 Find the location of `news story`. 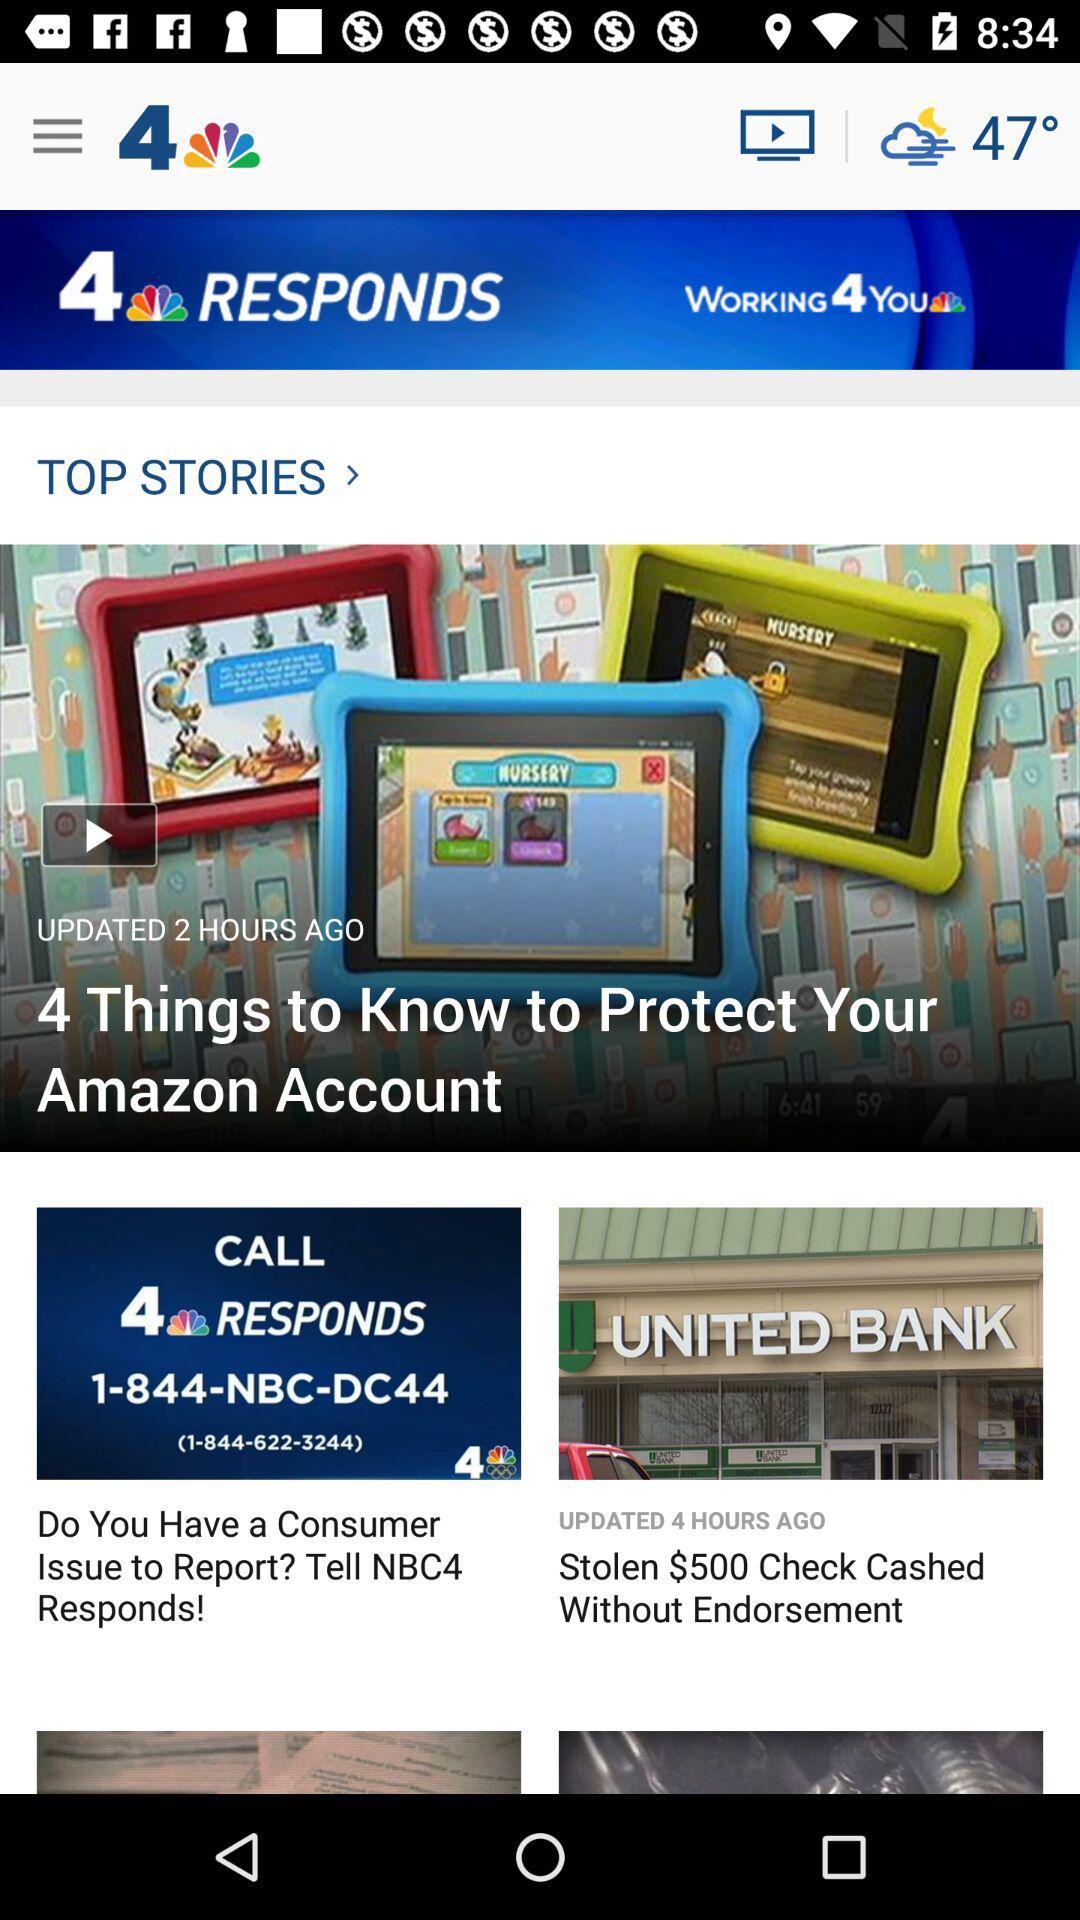

news story is located at coordinates (278, 1762).